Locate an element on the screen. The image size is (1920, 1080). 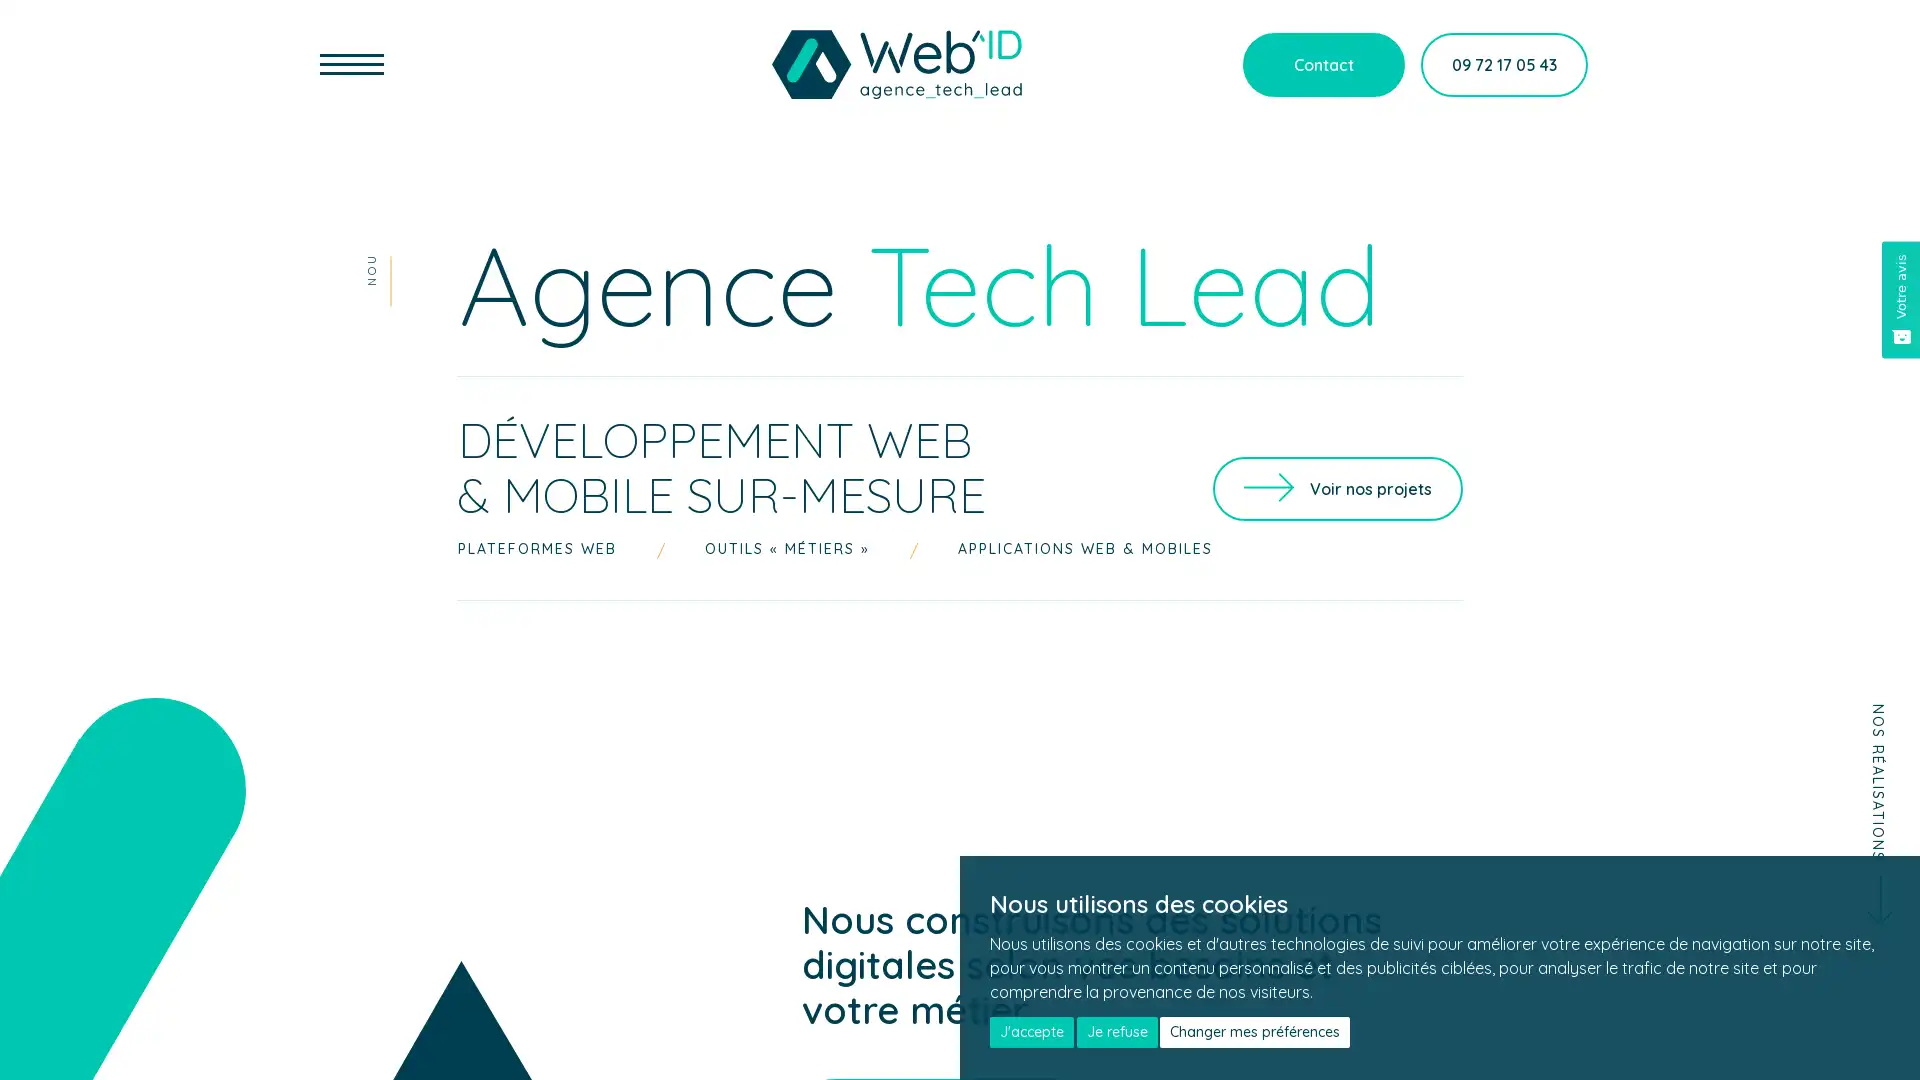
J'accepte is located at coordinates (1032, 1031).